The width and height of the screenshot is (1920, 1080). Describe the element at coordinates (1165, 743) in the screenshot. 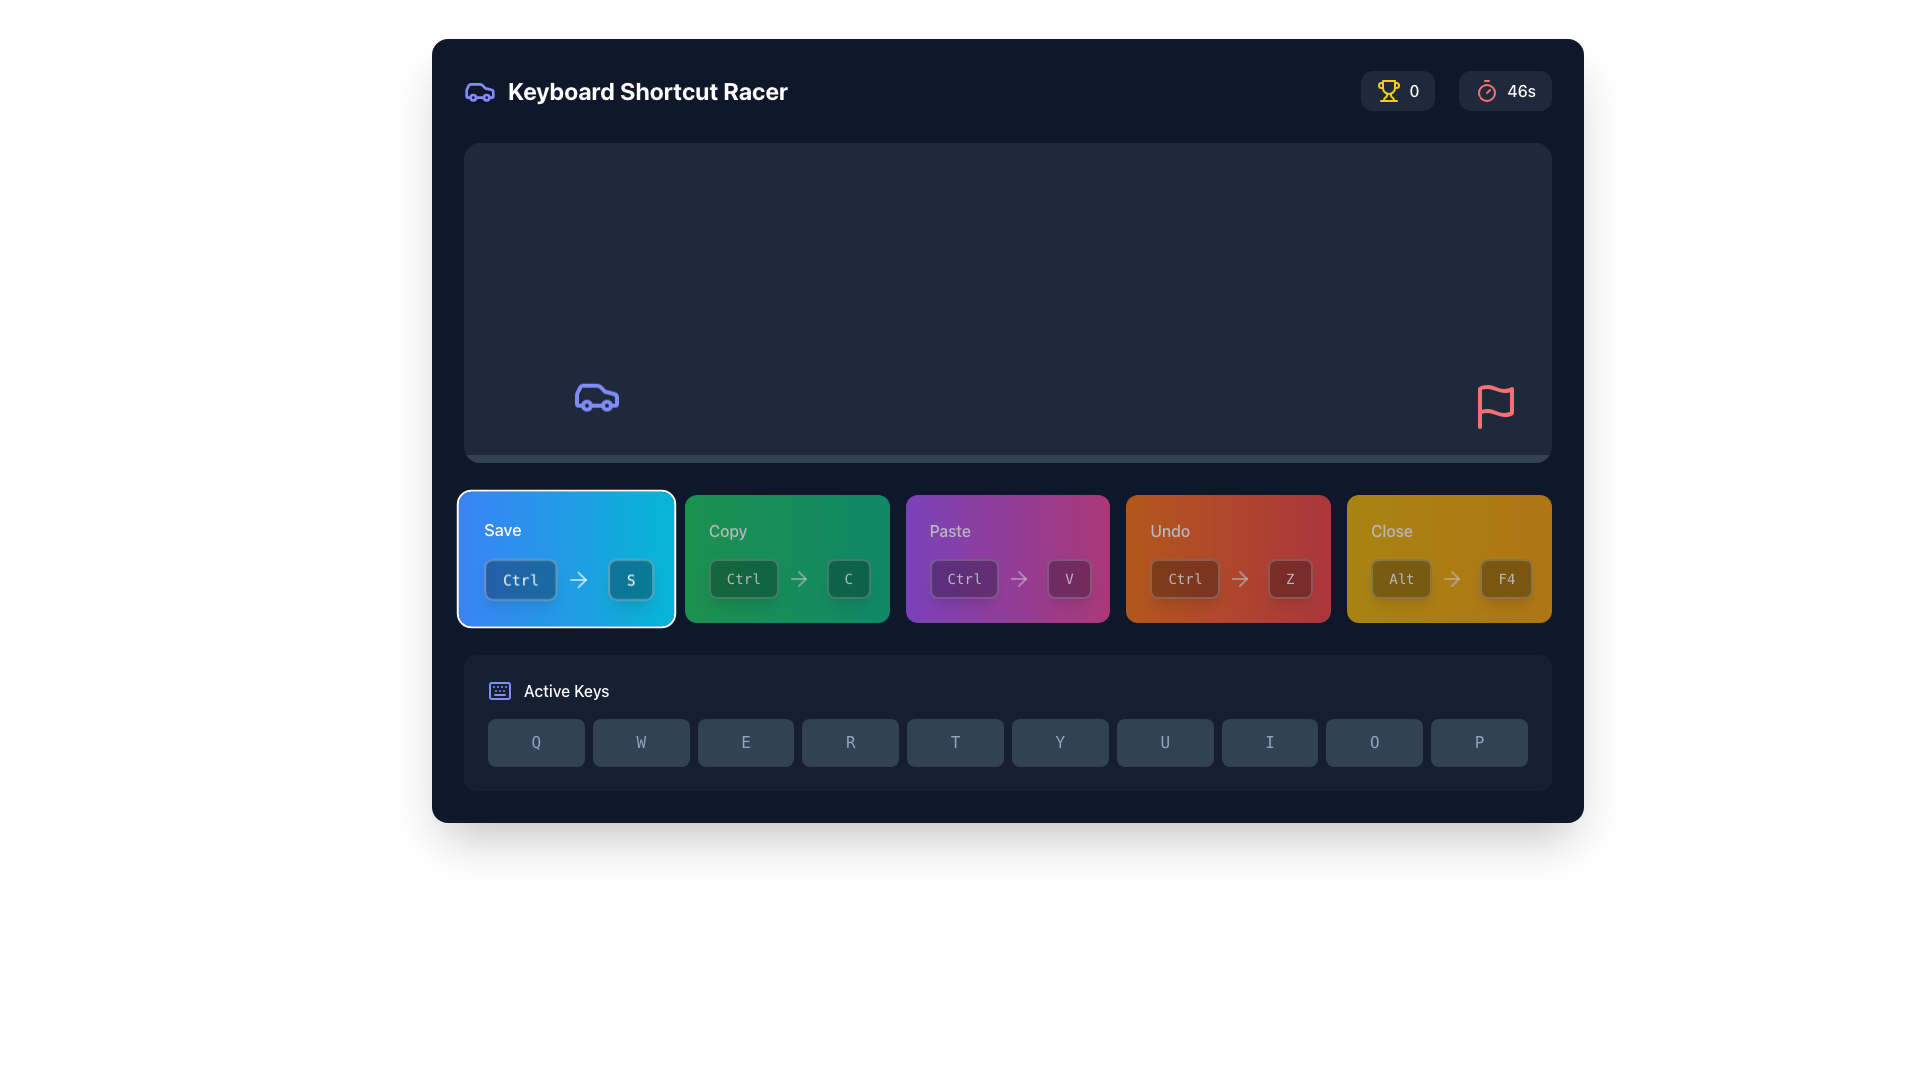

I see `the 'U' key button in the virtual keyboard interface, which is the seventh key in the row of ten keys ('QWERTYUIOP')` at that location.